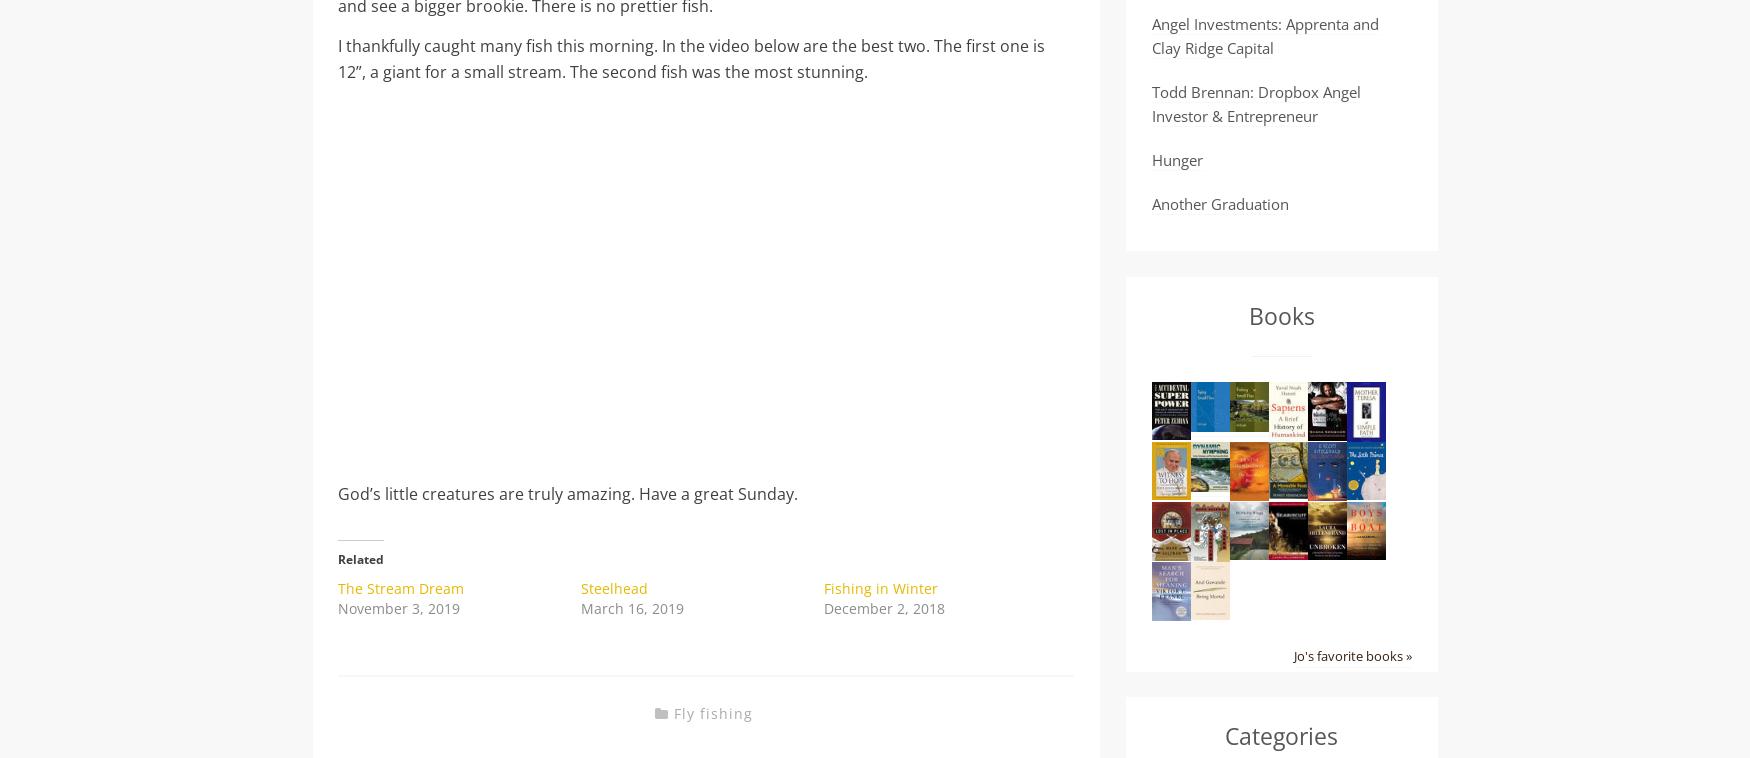  What do you see at coordinates (712, 712) in the screenshot?
I see `'Fly fishing'` at bounding box center [712, 712].